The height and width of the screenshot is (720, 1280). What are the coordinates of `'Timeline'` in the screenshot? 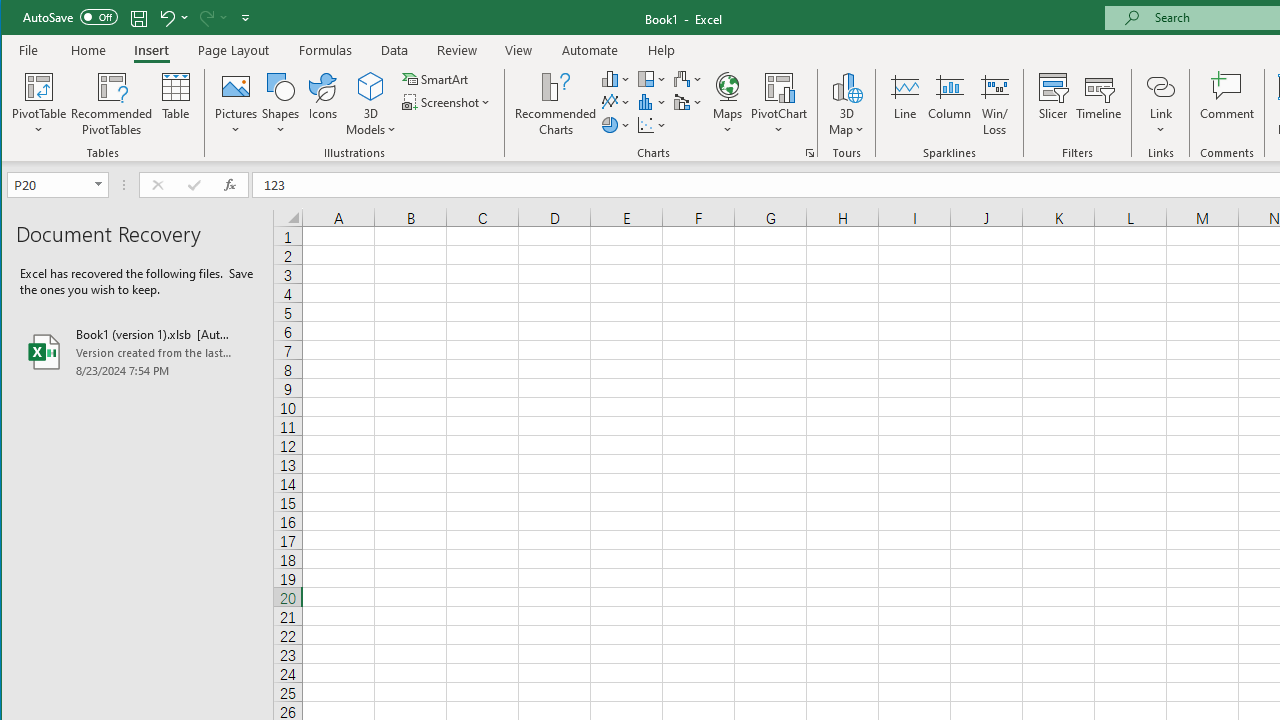 It's located at (1097, 104).